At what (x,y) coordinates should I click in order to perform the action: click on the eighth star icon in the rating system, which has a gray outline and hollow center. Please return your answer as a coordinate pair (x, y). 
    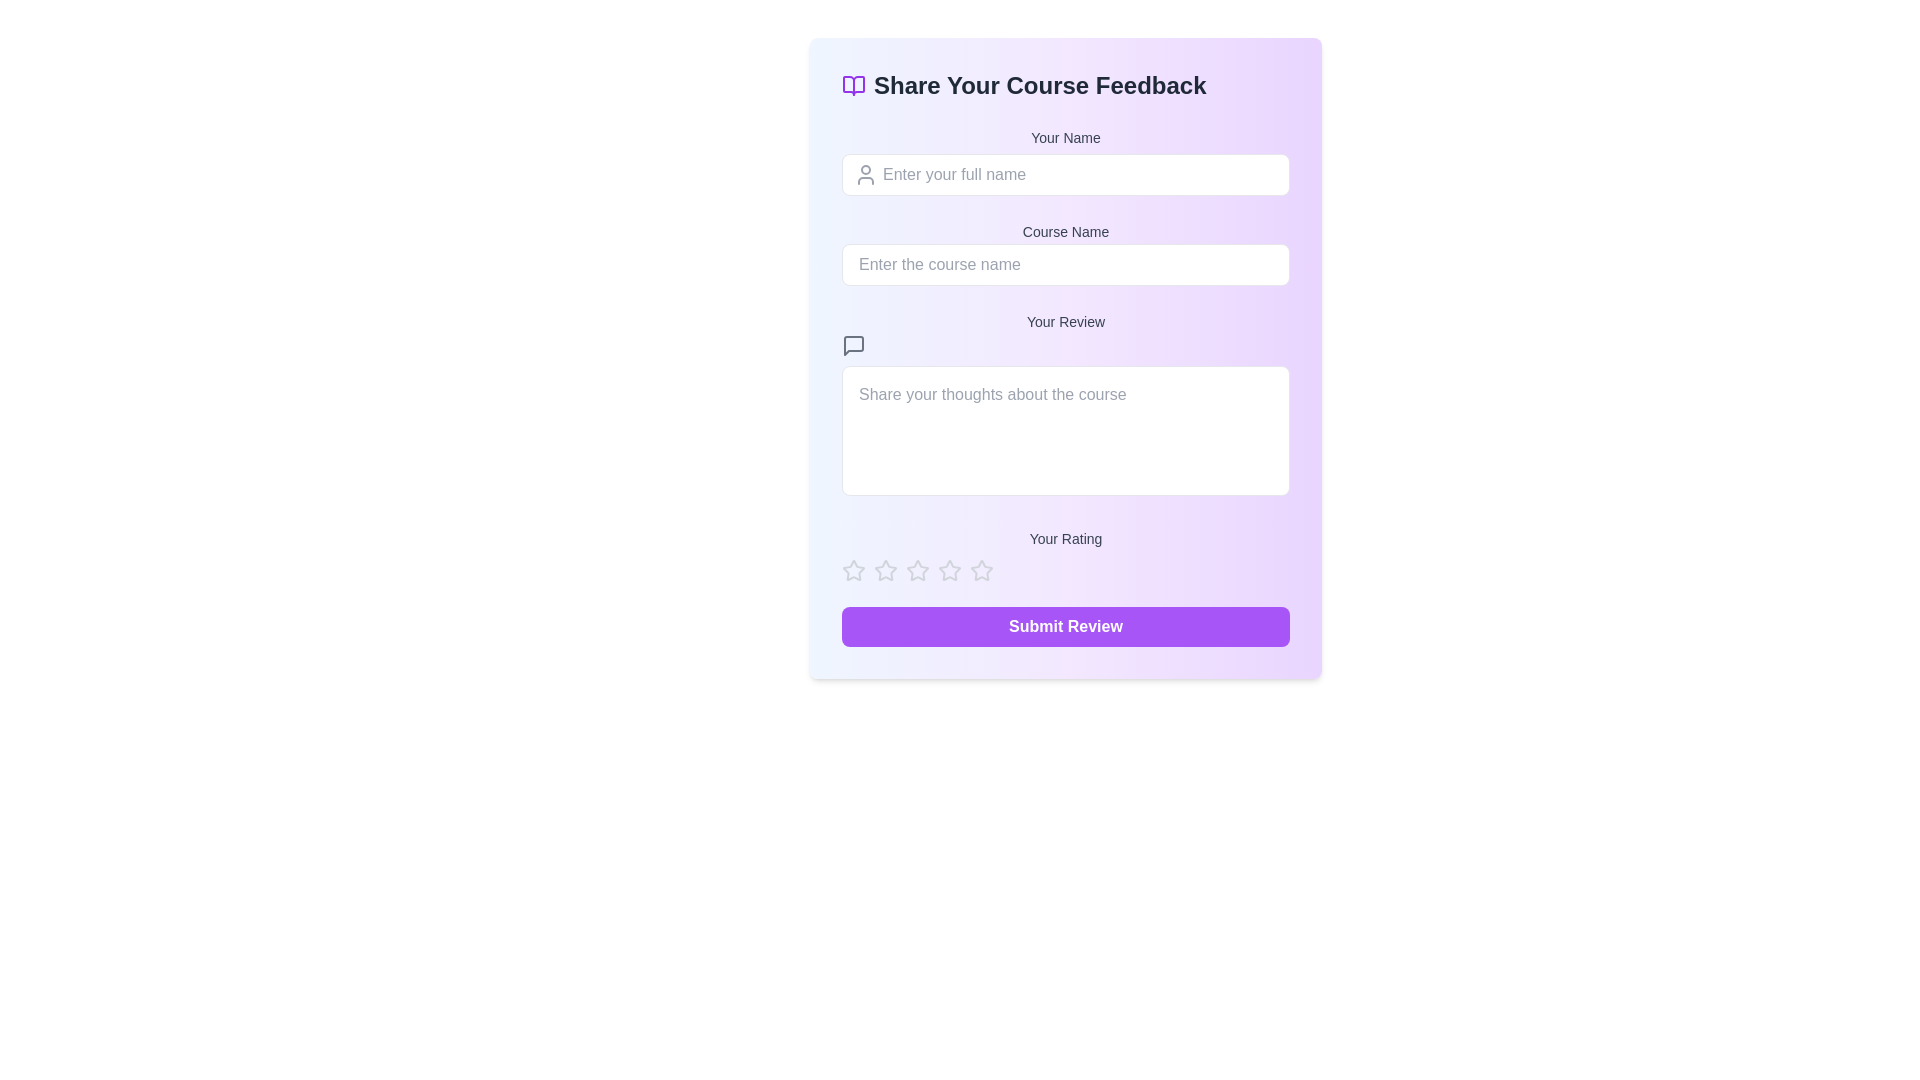
    Looking at the image, I should click on (982, 570).